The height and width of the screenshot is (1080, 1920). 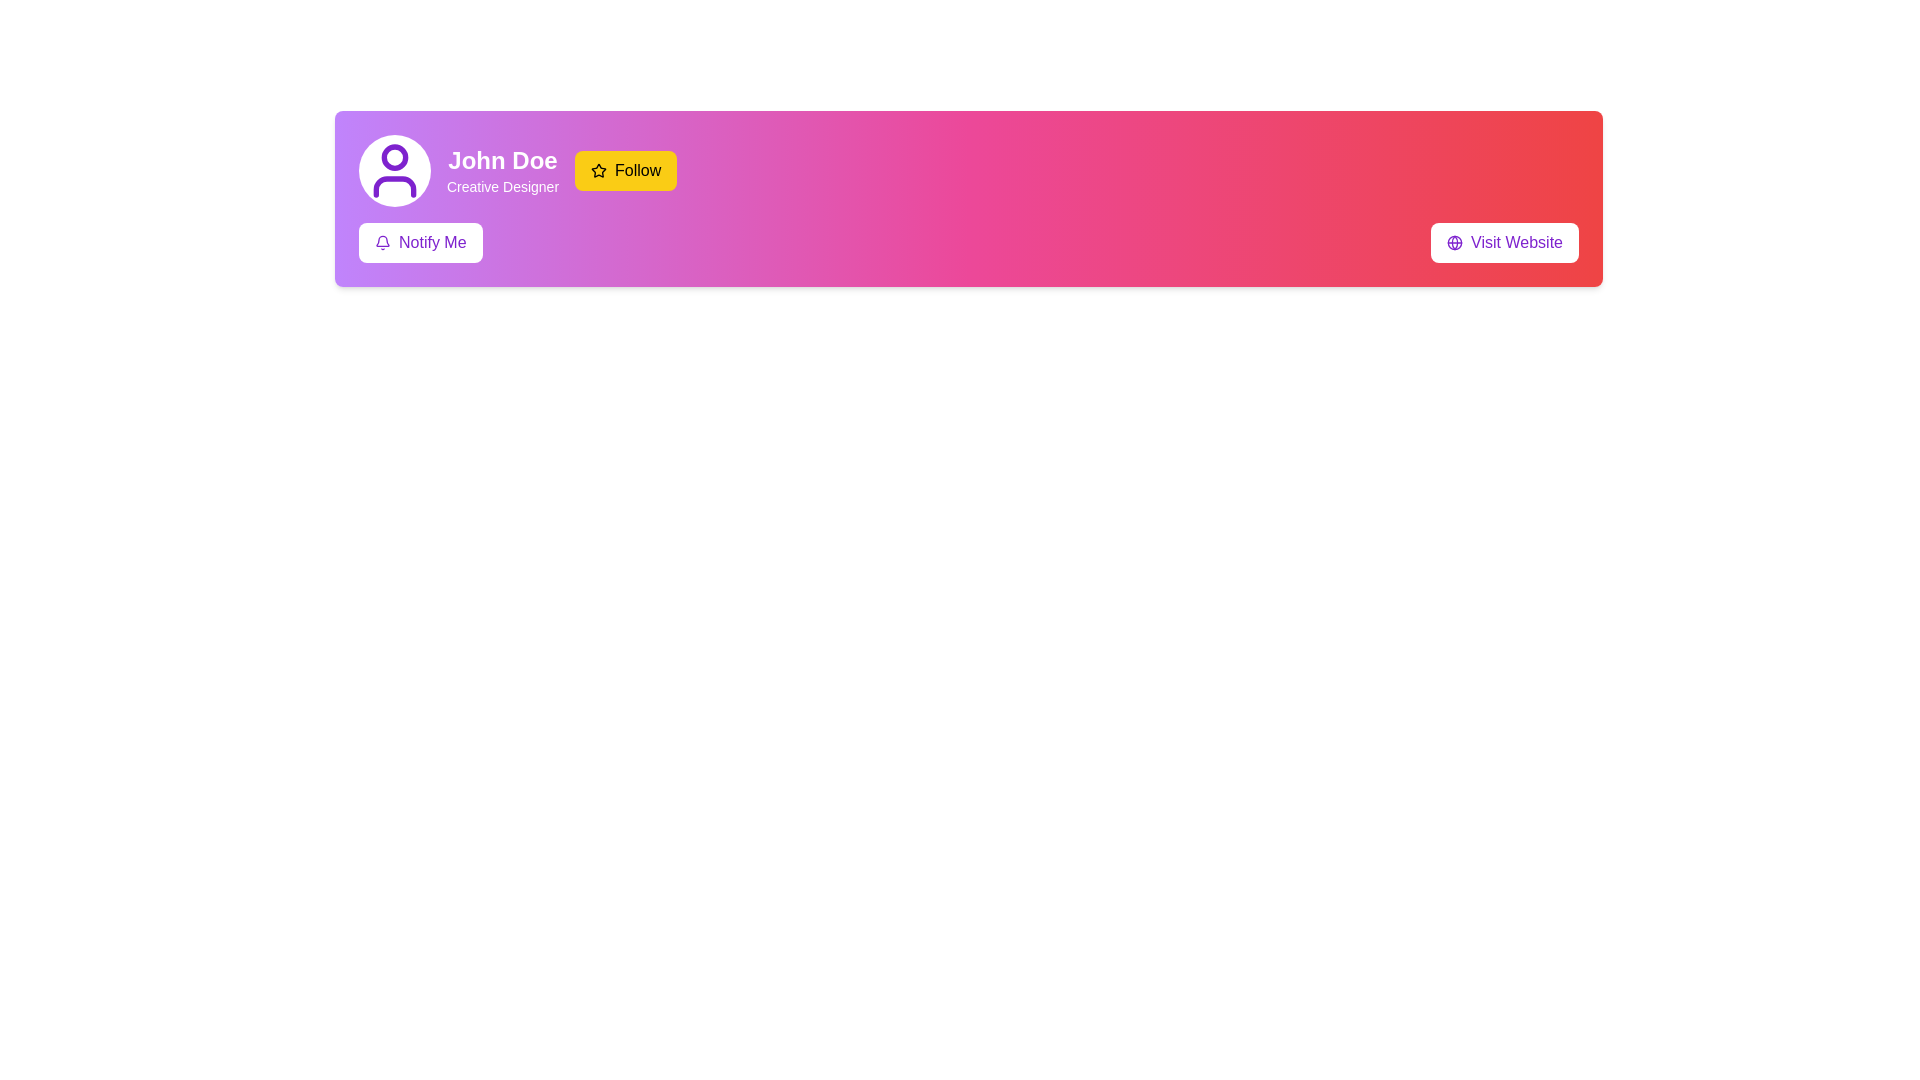 What do you see at coordinates (598, 169) in the screenshot?
I see `the star icon indicating favorite or premium status, located adjacent to the 'Follow' button on the right side of the header section` at bounding box center [598, 169].